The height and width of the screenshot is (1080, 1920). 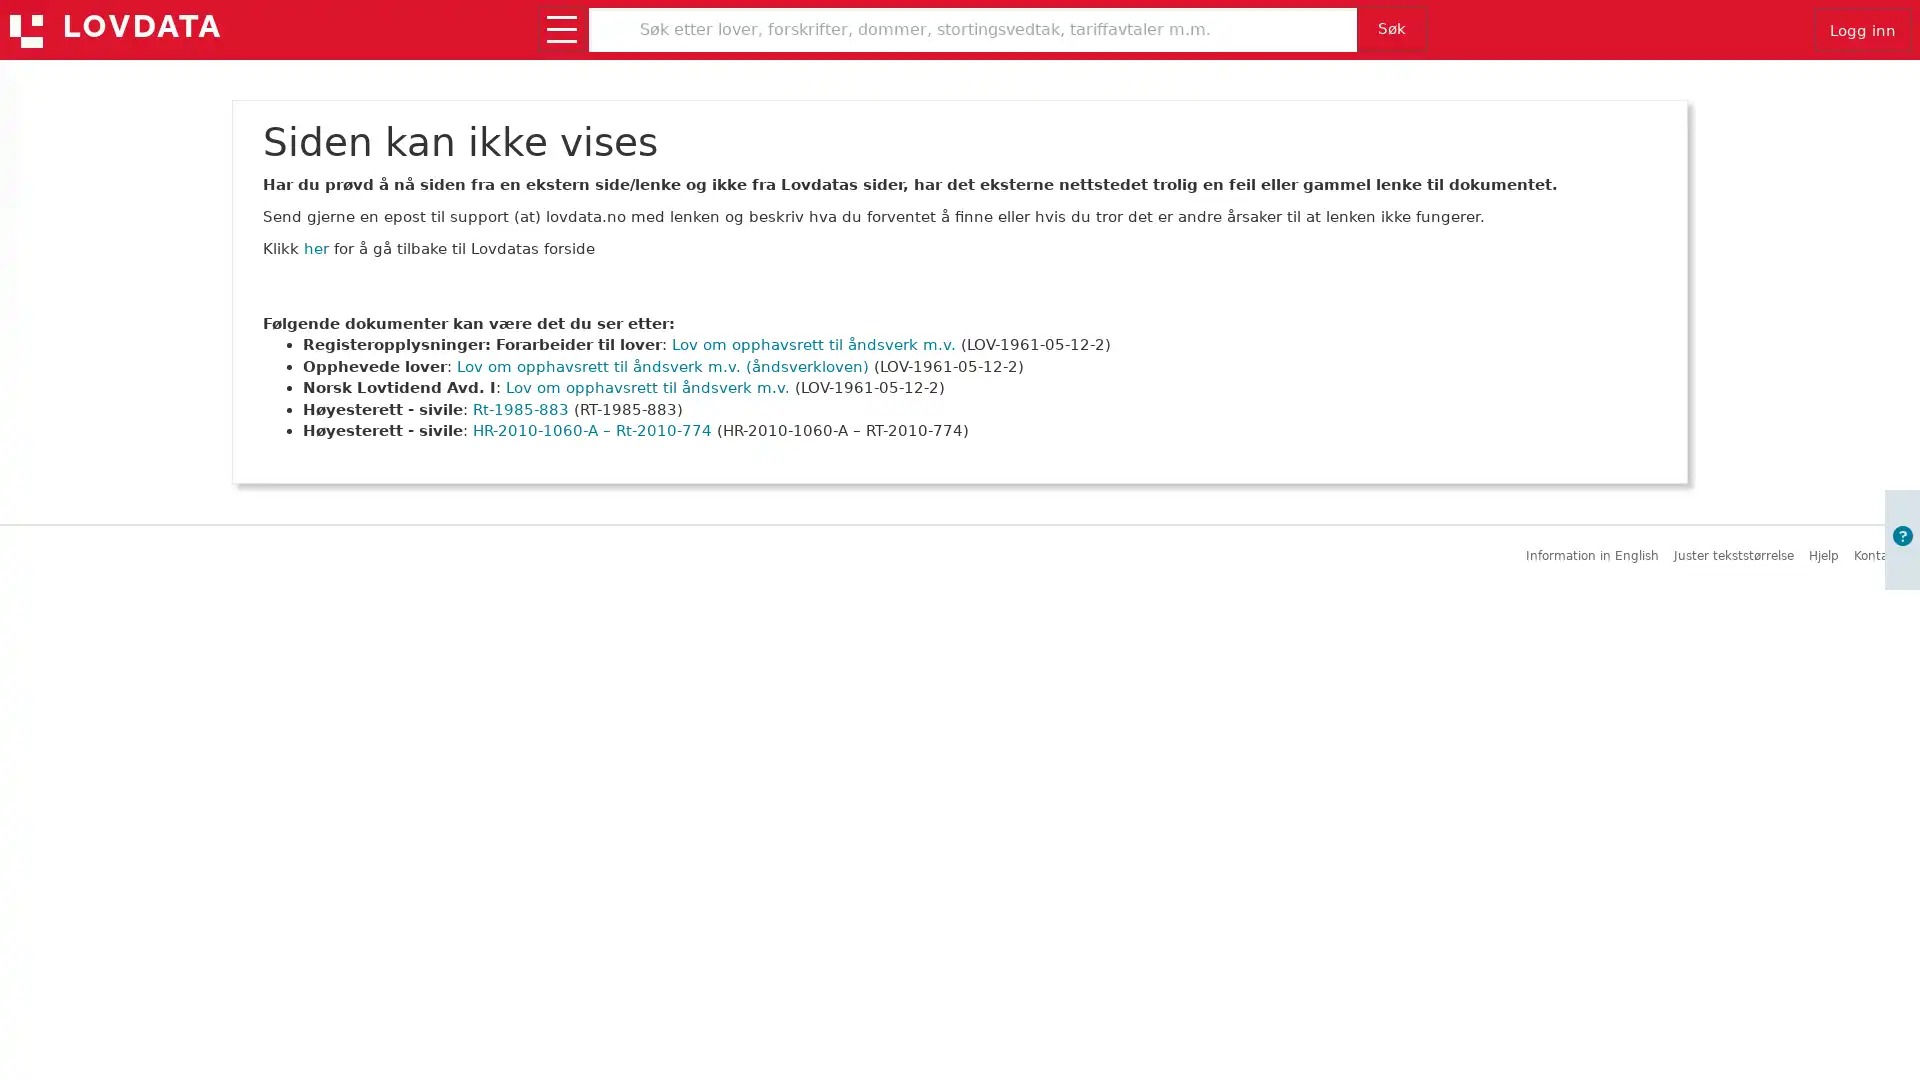 I want to click on Apne/lukk meny, so click(x=560, y=29).